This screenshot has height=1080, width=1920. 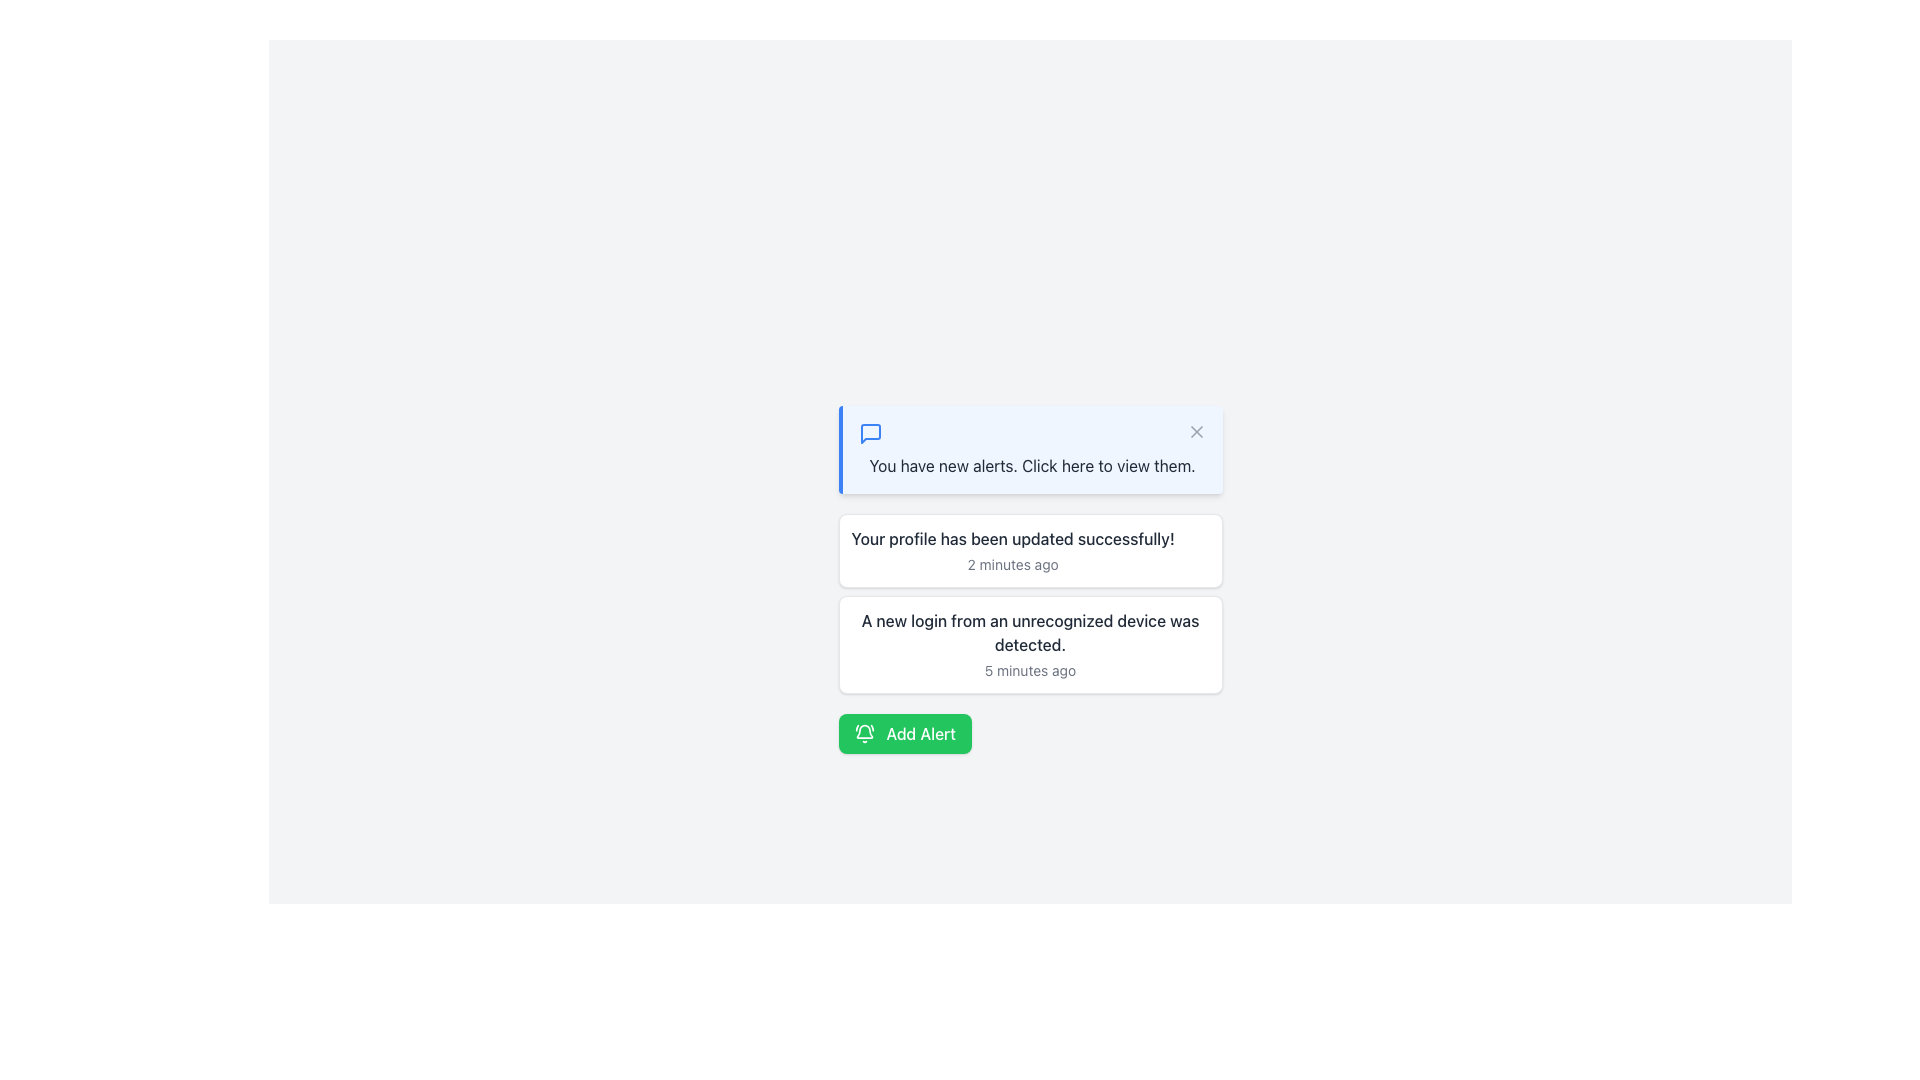 What do you see at coordinates (1013, 538) in the screenshot?
I see `notification message indicating that the profile update was successful, which is the top text segment in the notifications area` at bounding box center [1013, 538].